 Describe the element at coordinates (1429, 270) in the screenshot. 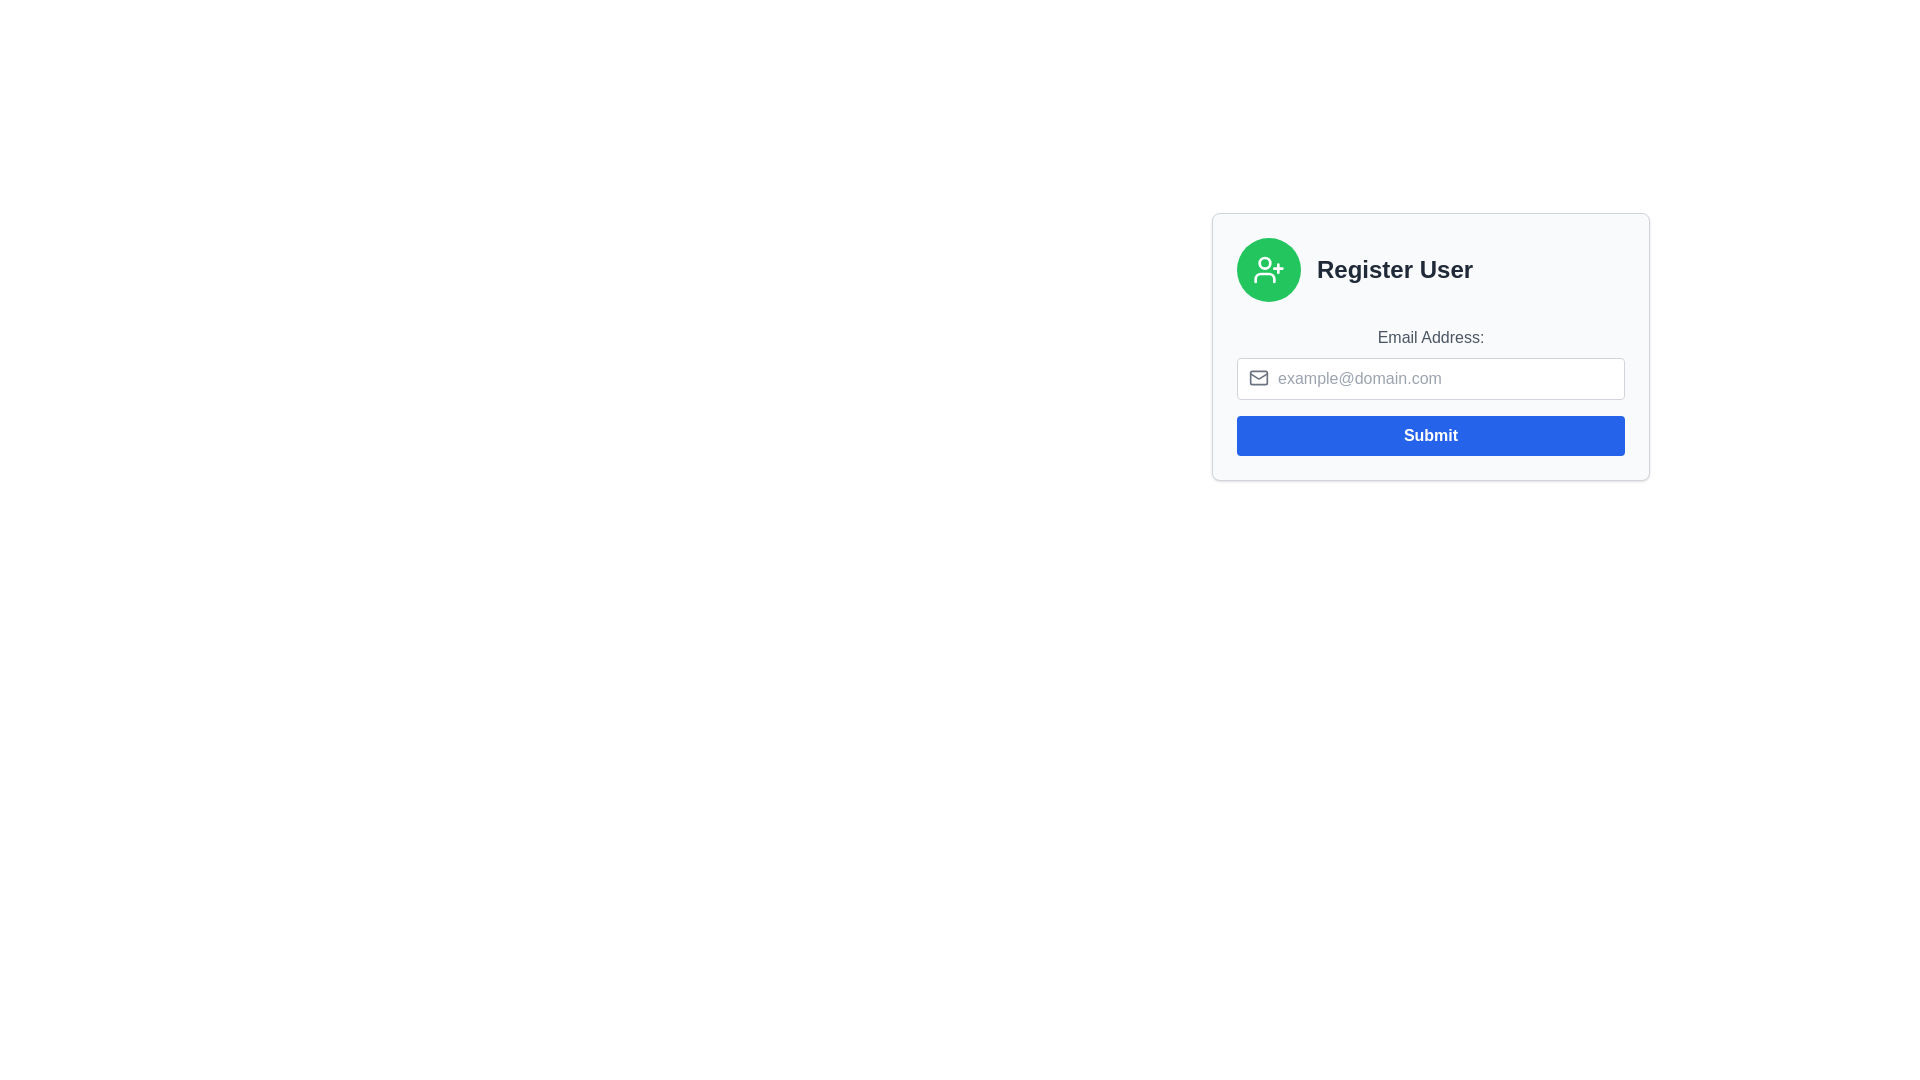

I see `text element displaying 'Register User' with a user silhouette icon on its left side, located at the top of a rectangular card` at that location.